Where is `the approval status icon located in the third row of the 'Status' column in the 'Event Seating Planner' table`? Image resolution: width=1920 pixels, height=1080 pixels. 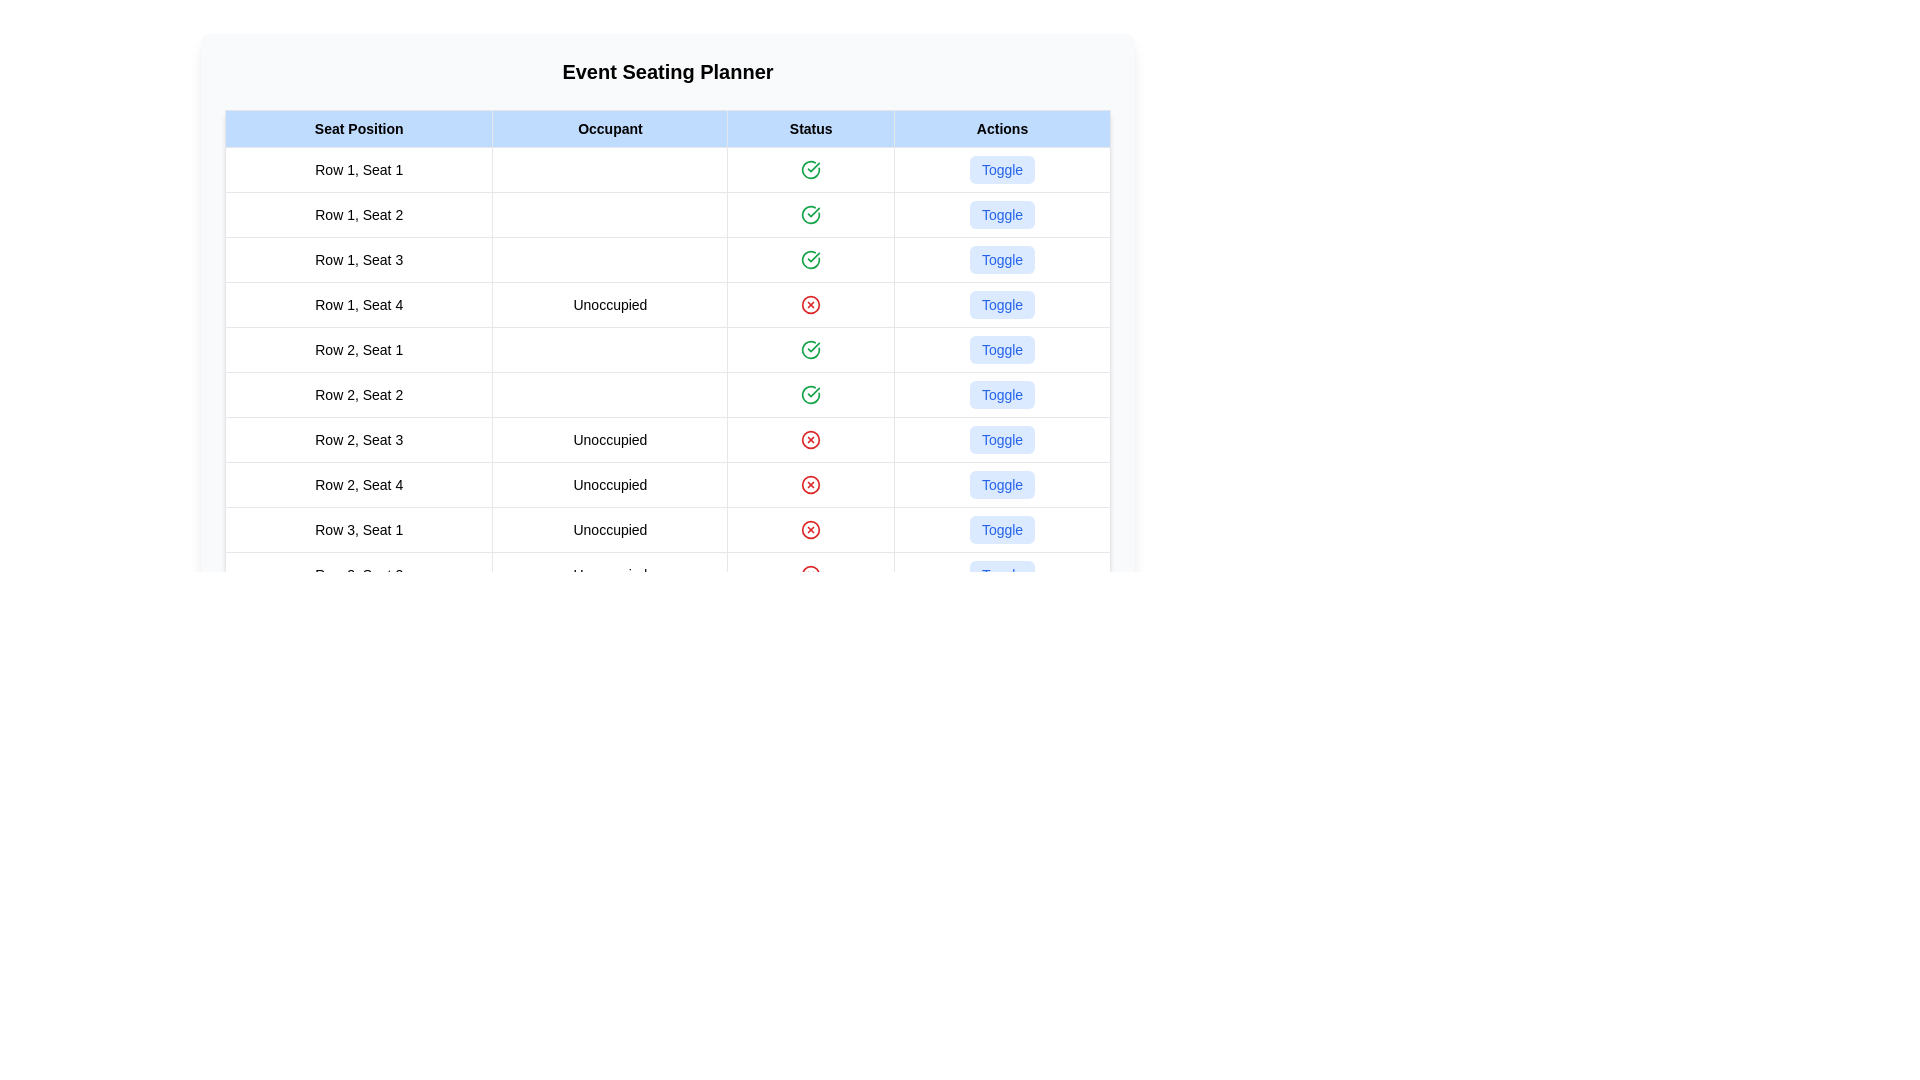
the approval status icon located in the third row of the 'Status' column in the 'Event Seating Planner' table is located at coordinates (811, 258).